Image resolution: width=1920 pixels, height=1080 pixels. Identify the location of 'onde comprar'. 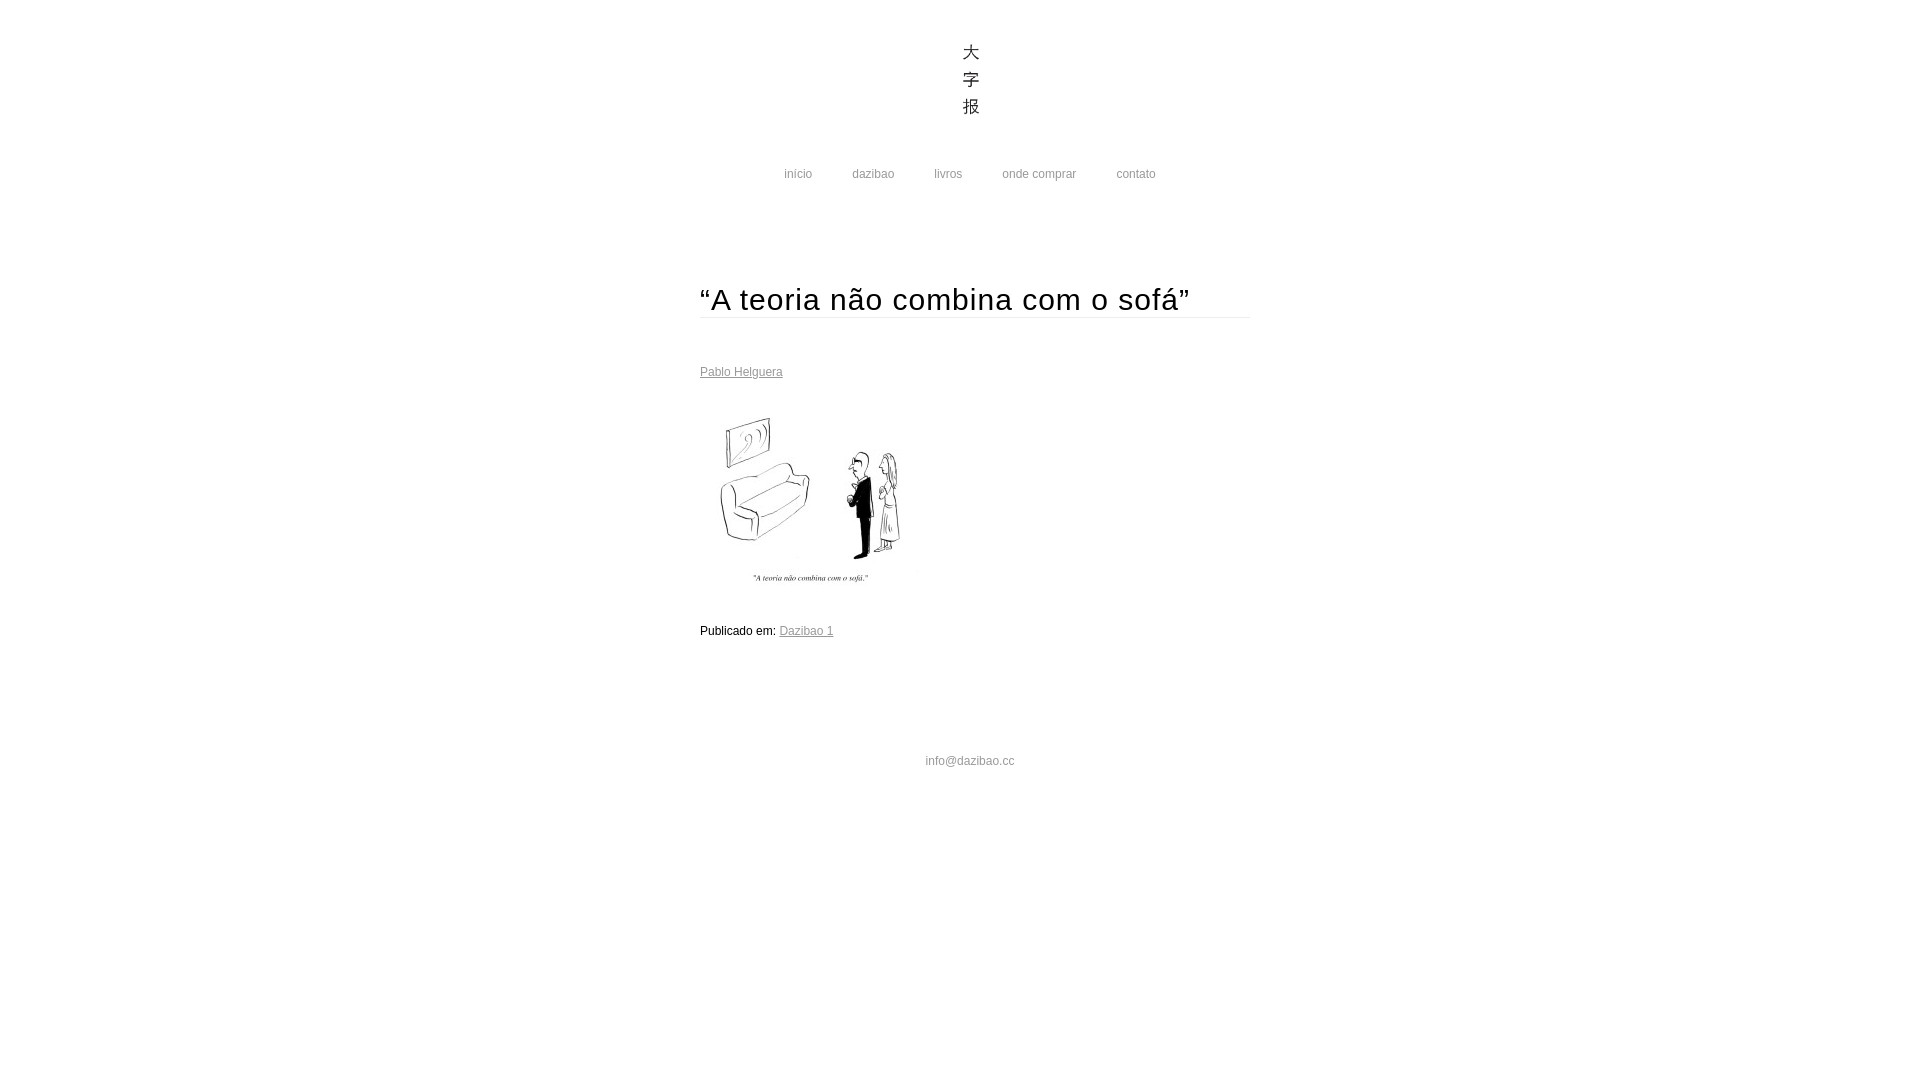
(1038, 172).